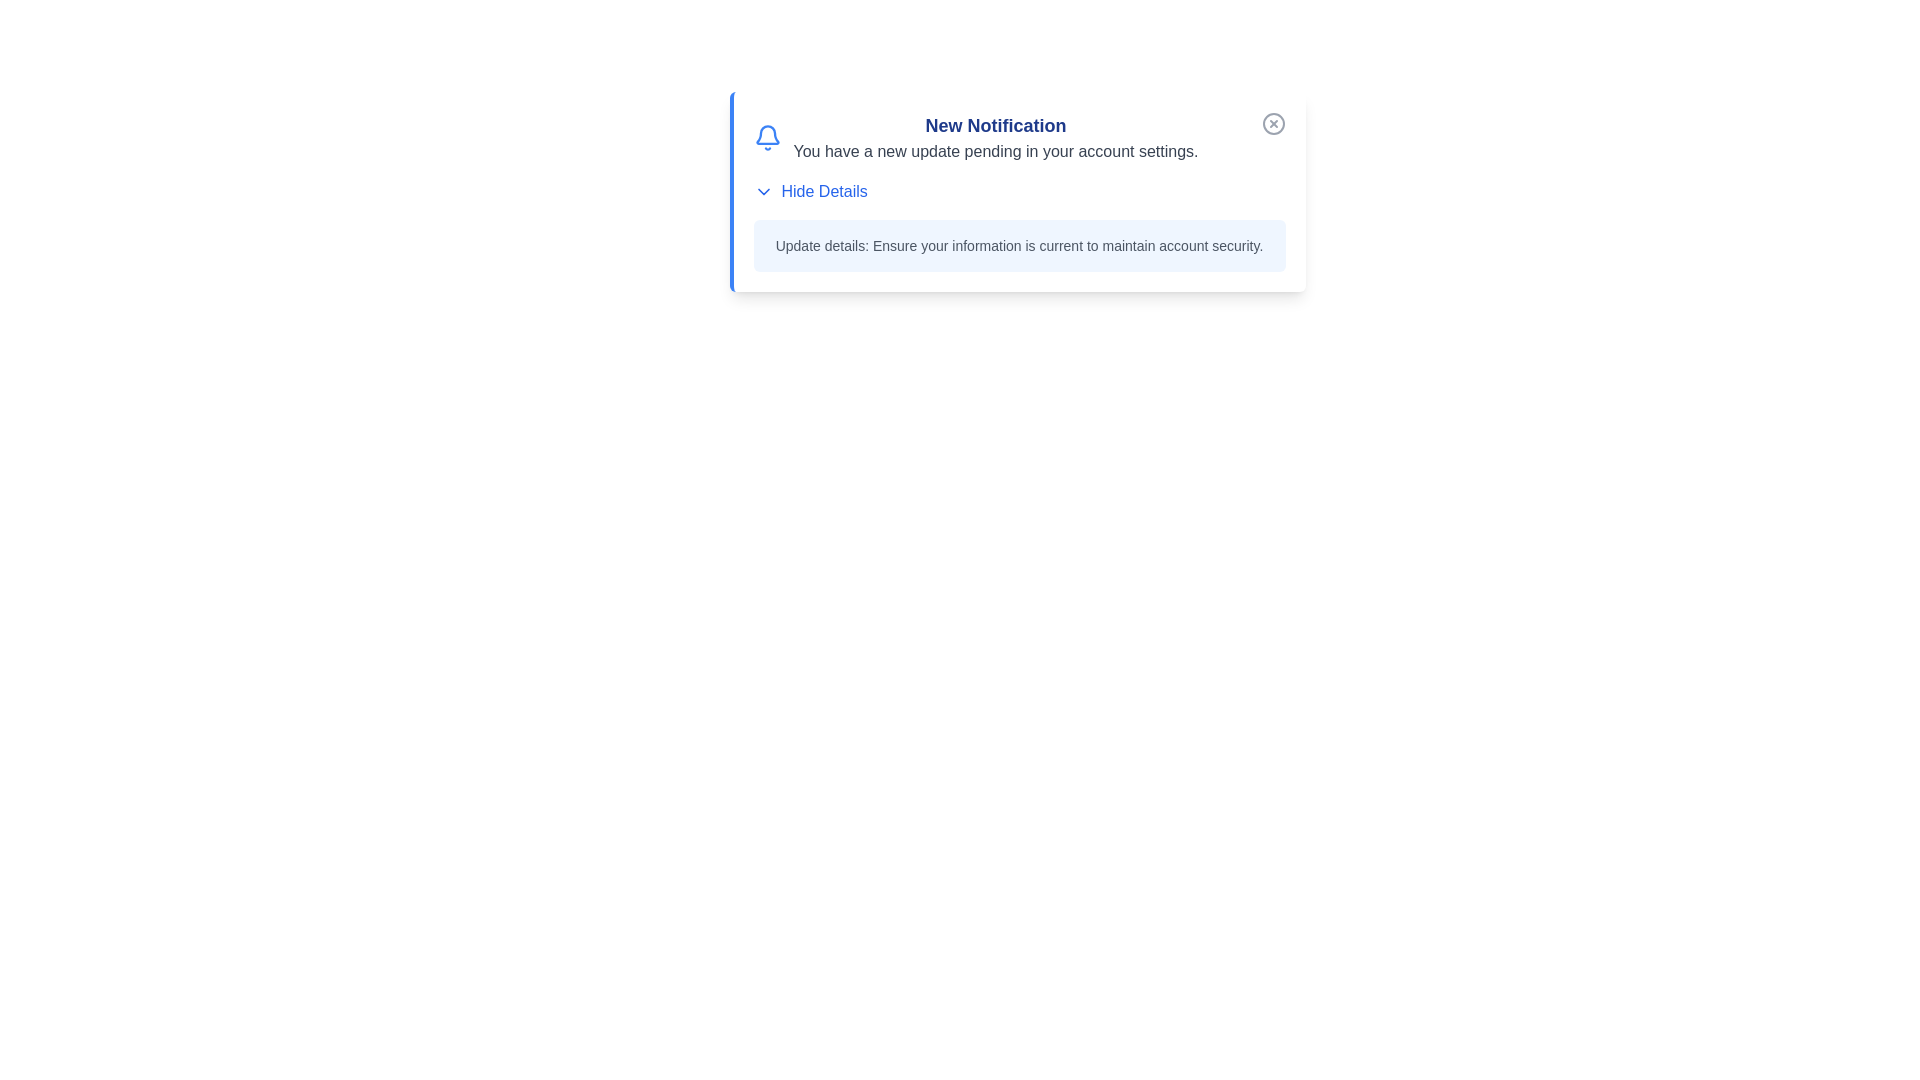 The height and width of the screenshot is (1080, 1920). Describe the element at coordinates (996, 137) in the screenshot. I see `the text block notifying the user about pending updates in their account settings for additional information, if interactive tooltips are present` at that location.